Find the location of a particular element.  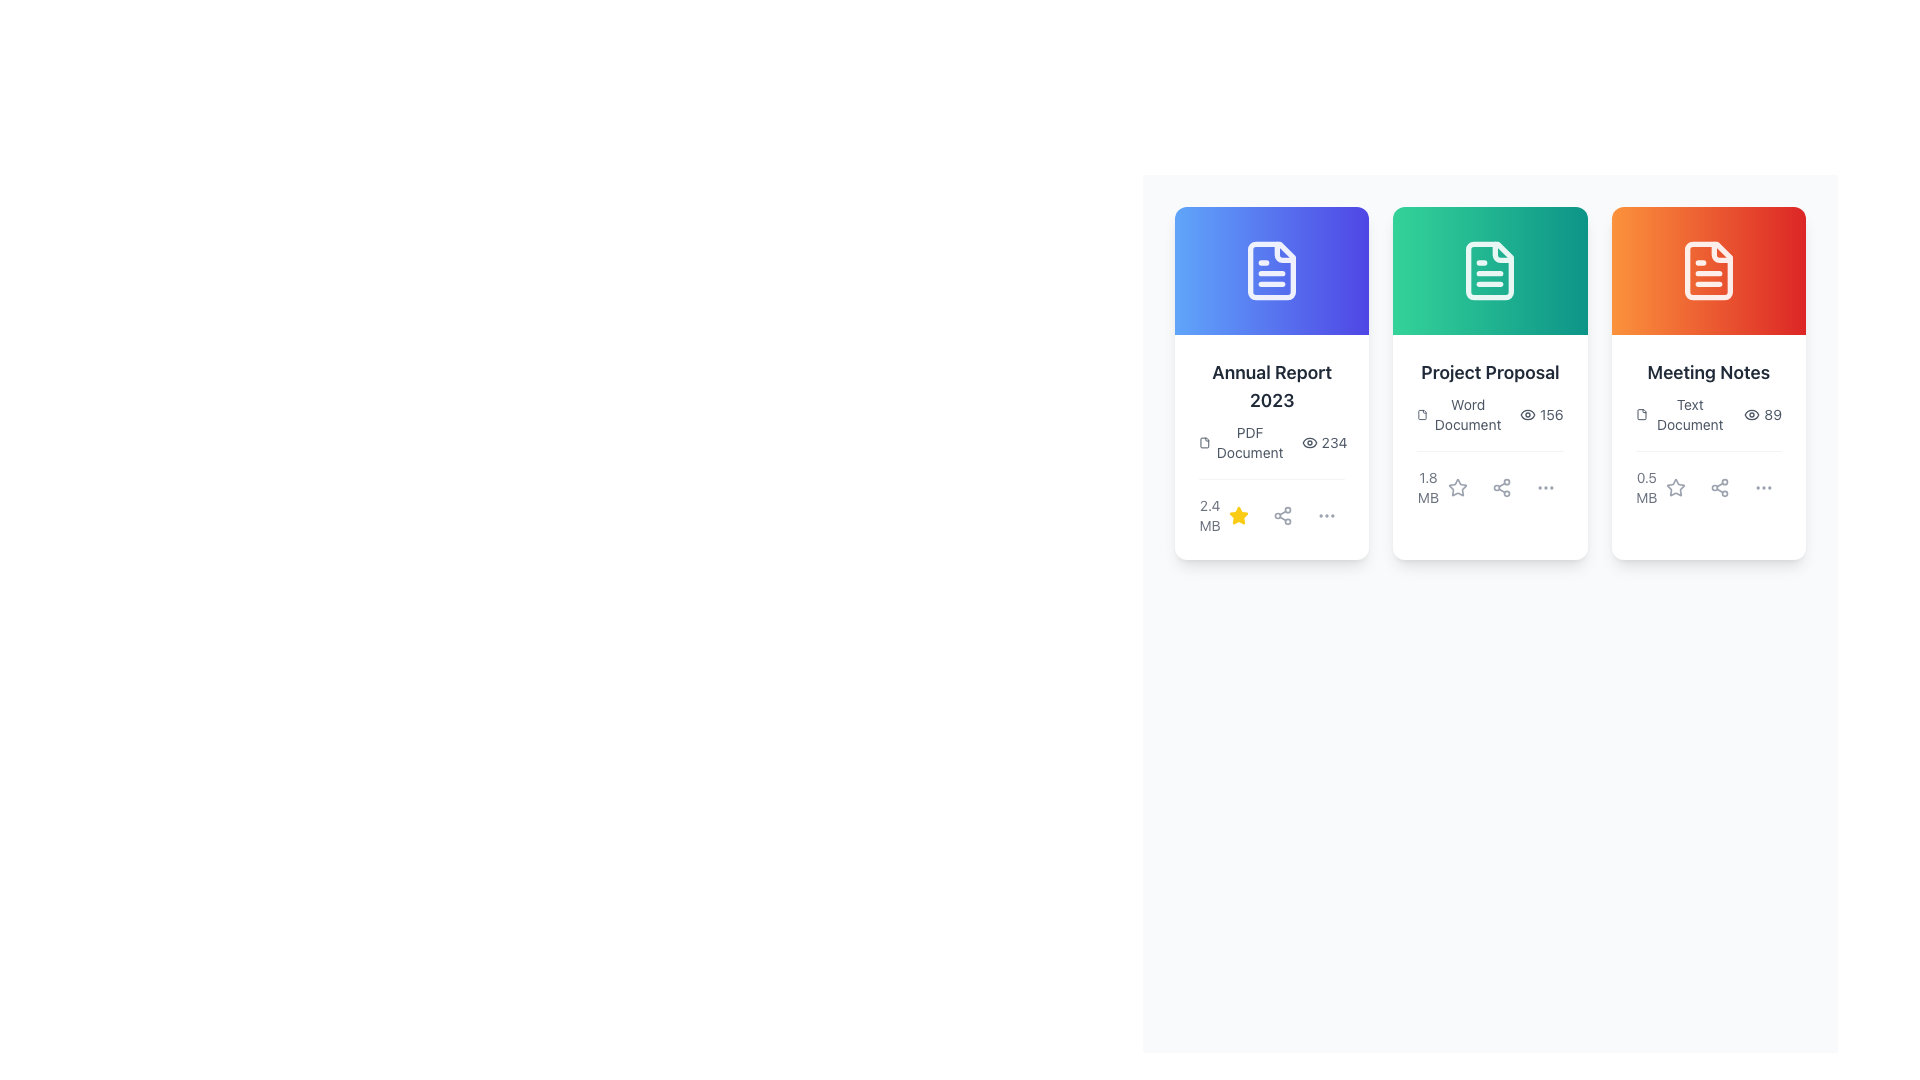

text label displaying 'Annual Report 2023' which is styled in bold and located at the top of a card-like component with a blue header is located at coordinates (1271, 386).